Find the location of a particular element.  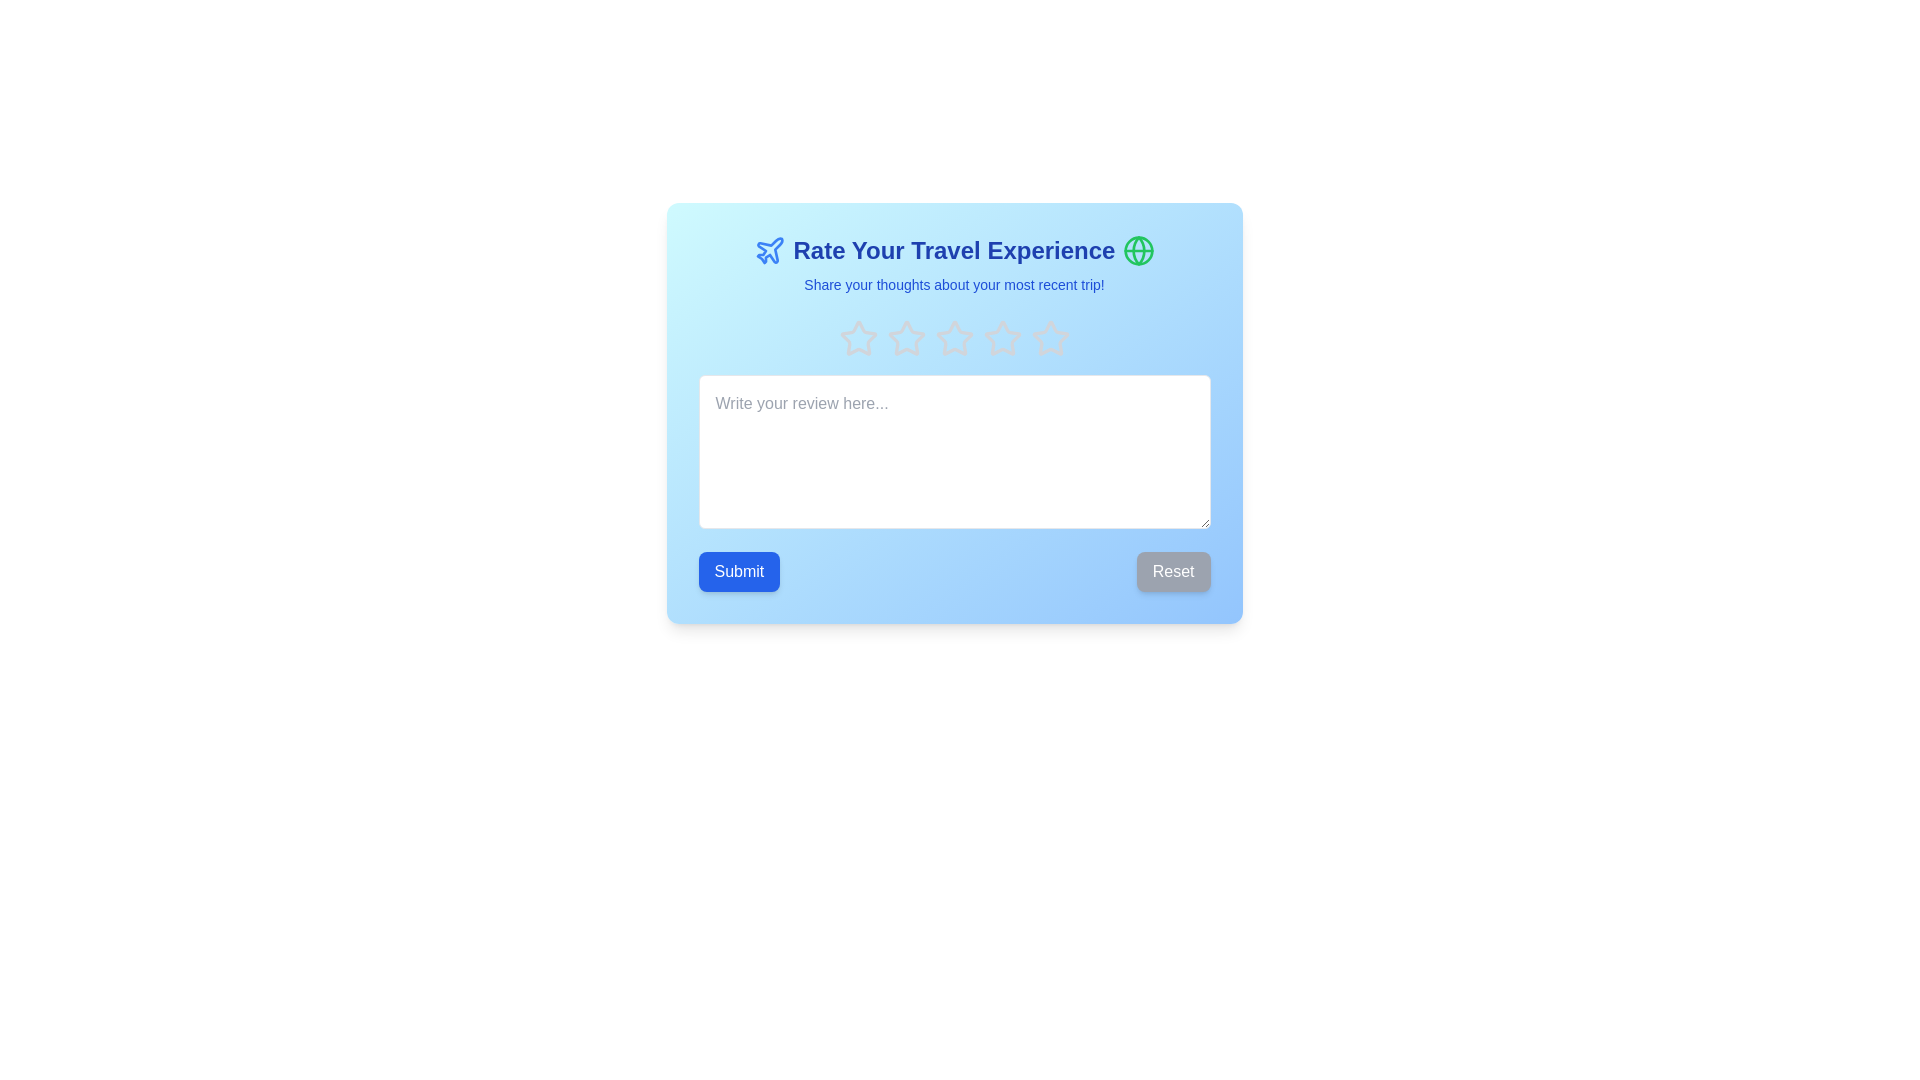

the first star icon for rating is located at coordinates (858, 337).